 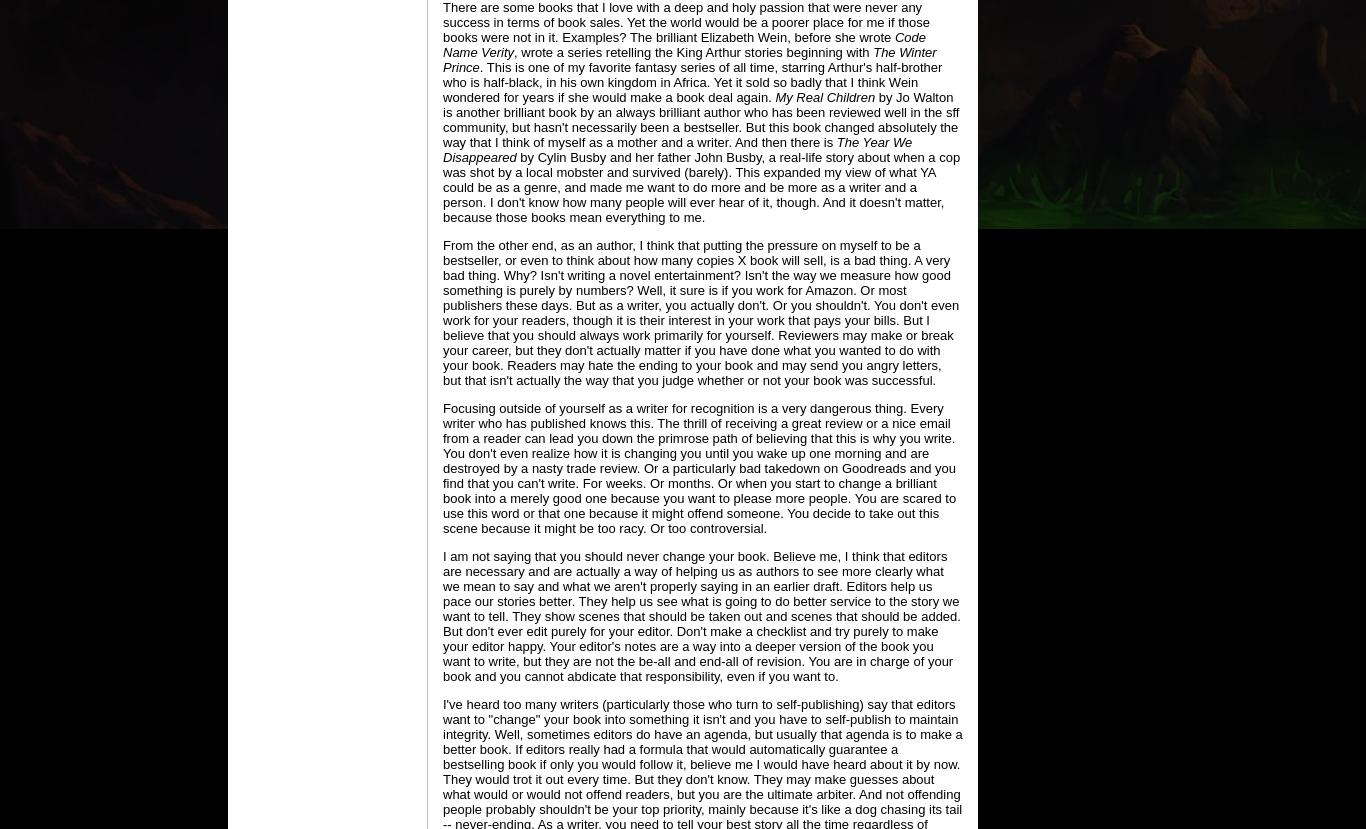 I want to click on 'The Winter Prince', so click(x=441, y=59).